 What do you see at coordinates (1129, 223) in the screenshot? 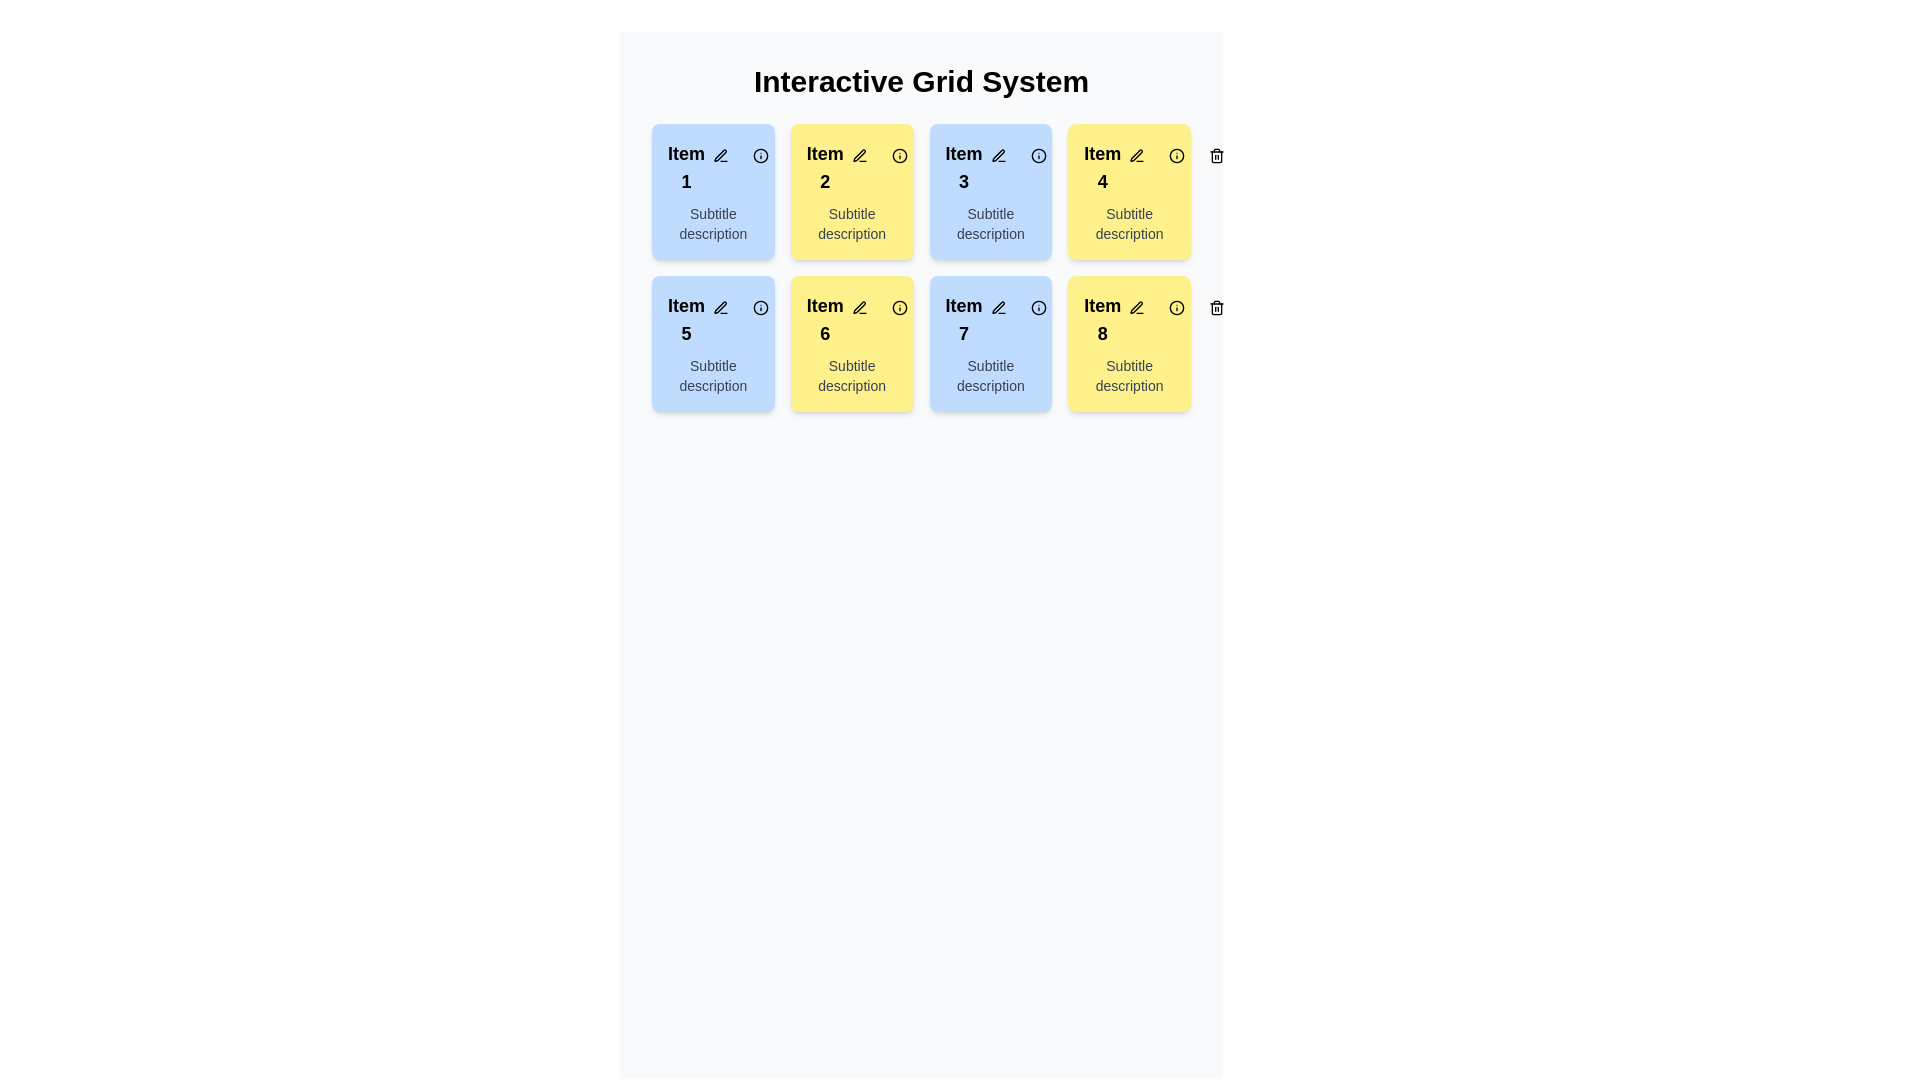
I see `the static text located within the yellow card labeled 'Item 4', which provides additional information about the card's primary content` at bounding box center [1129, 223].